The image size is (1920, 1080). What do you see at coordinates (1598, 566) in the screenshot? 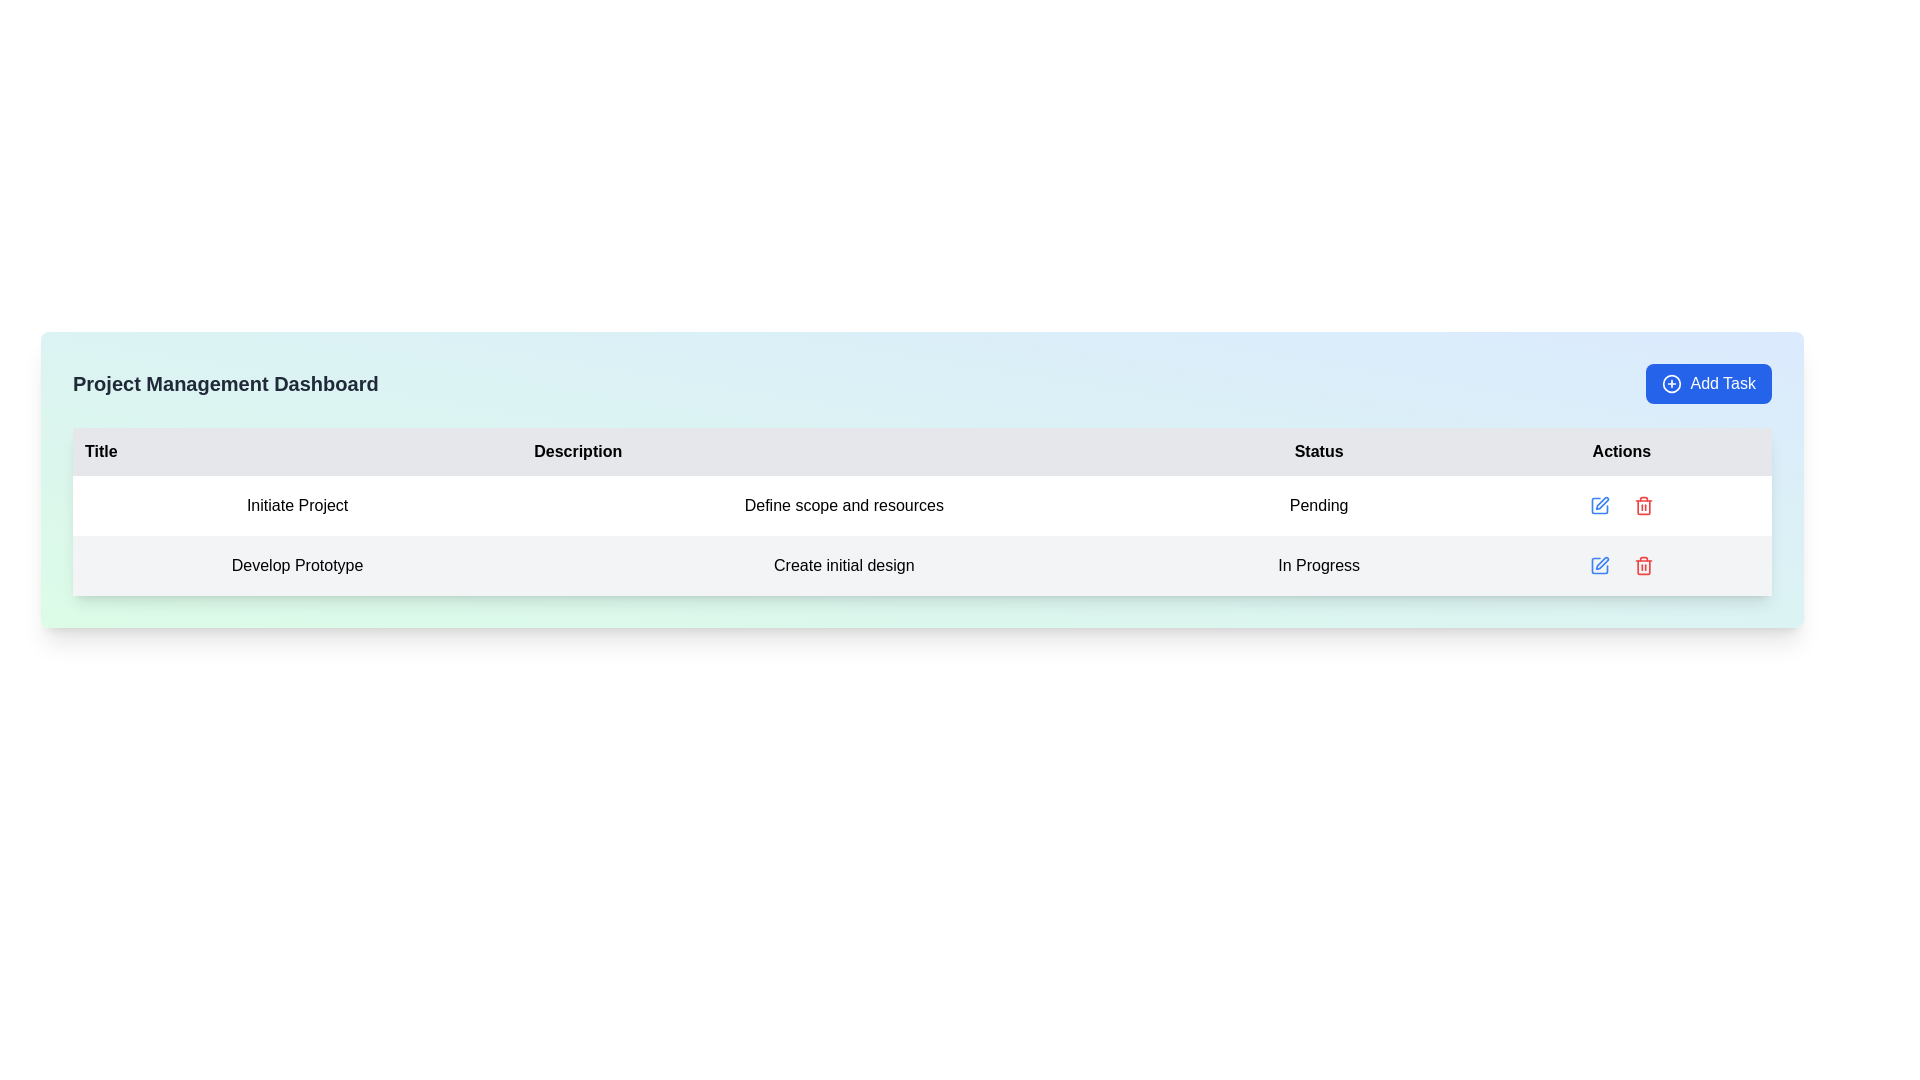
I see `the blue pen icon button located in the 'Actions' column of the second row ('Develop Prototype') in the table` at bounding box center [1598, 566].